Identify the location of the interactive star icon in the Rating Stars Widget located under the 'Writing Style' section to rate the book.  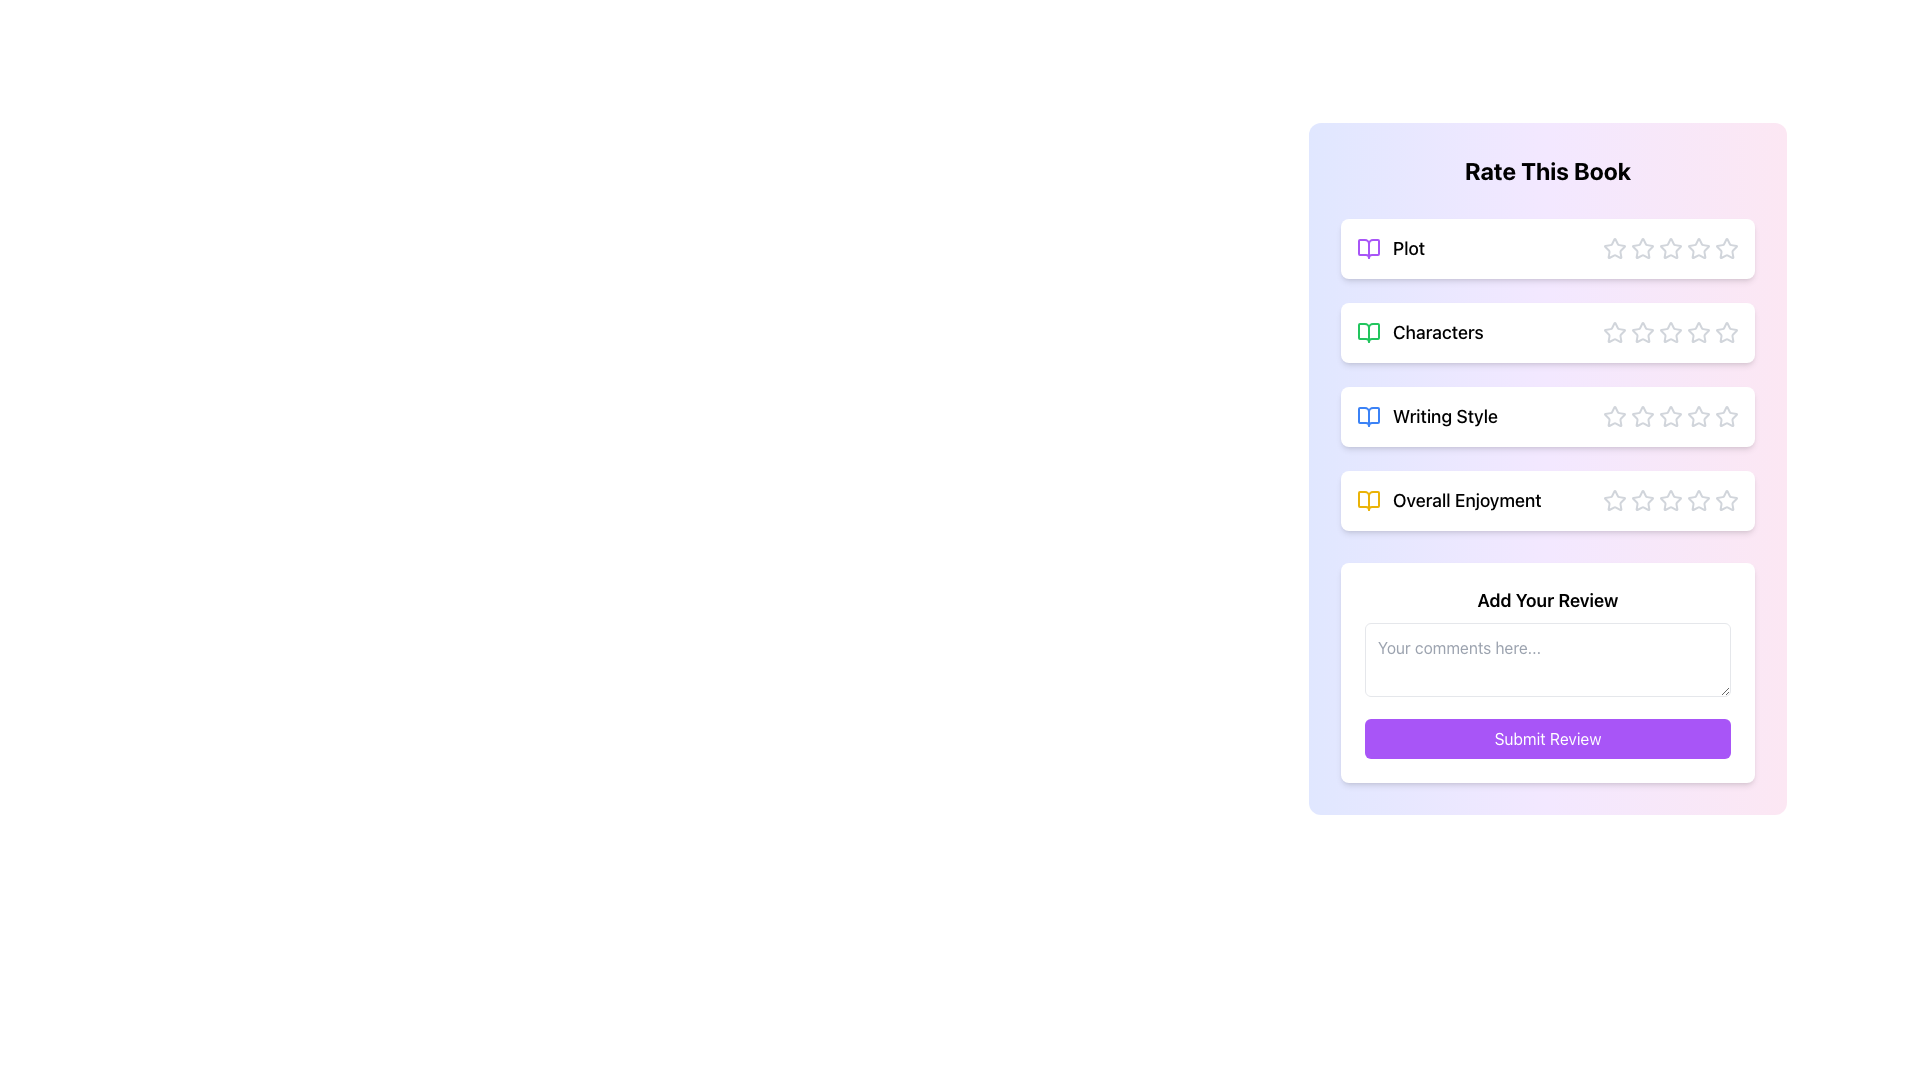
(1670, 415).